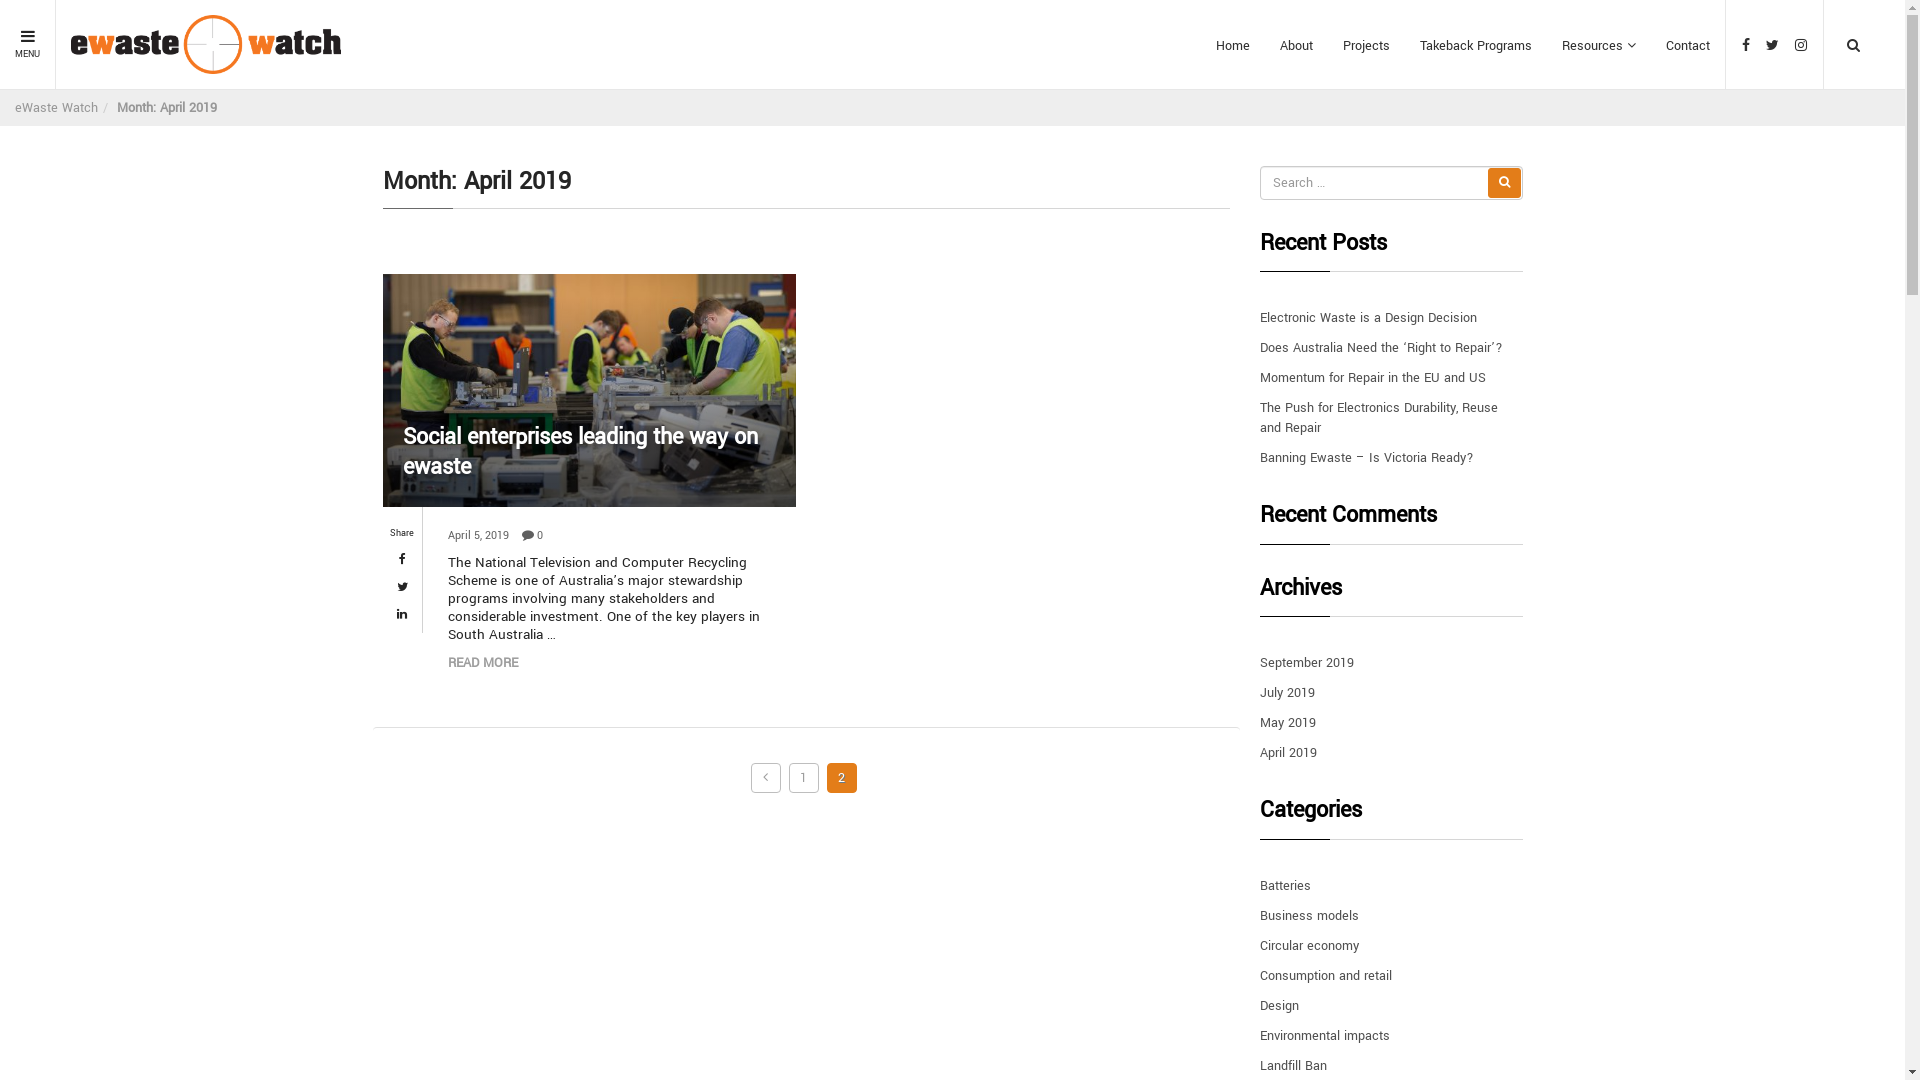 The height and width of the screenshot is (1080, 1920). Describe the element at coordinates (1288, 752) in the screenshot. I see `'April 2019'` at that location.